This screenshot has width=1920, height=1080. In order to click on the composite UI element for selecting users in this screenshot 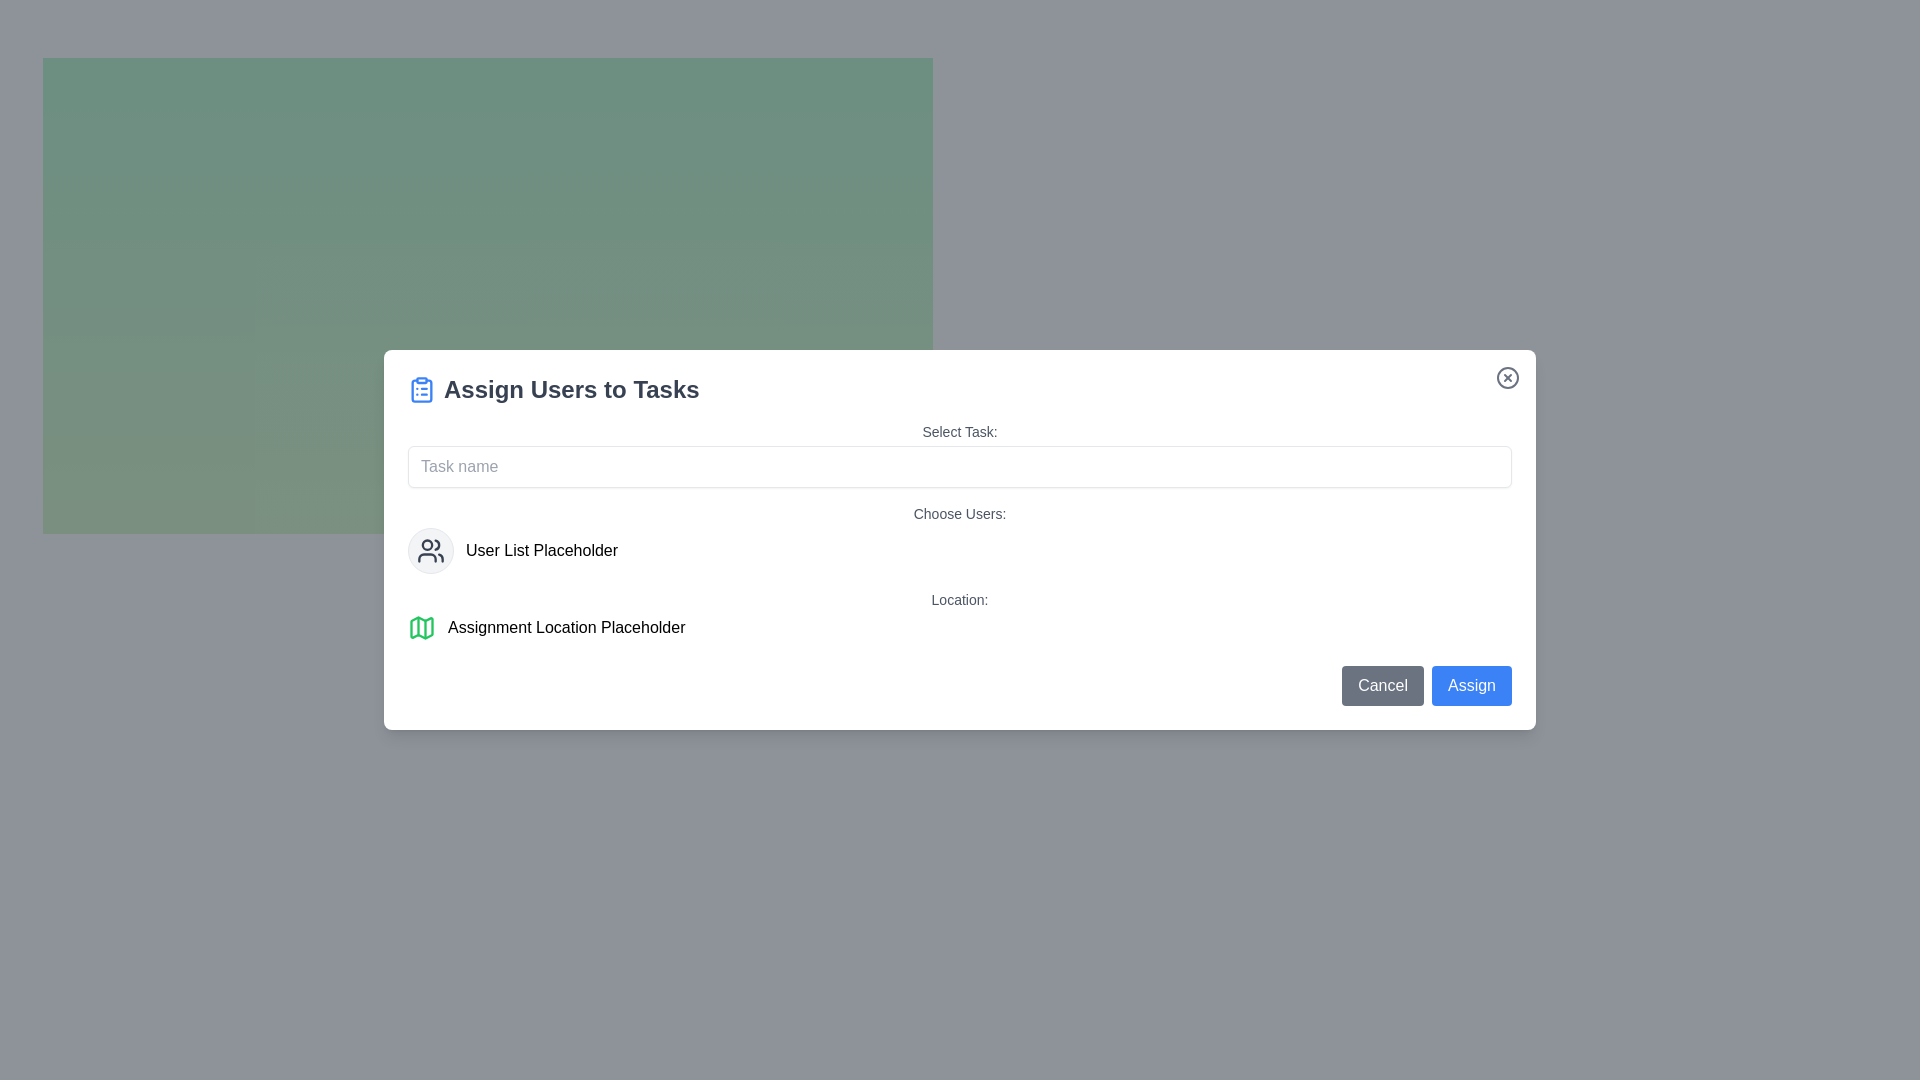, I will do `click(960, 538)`.